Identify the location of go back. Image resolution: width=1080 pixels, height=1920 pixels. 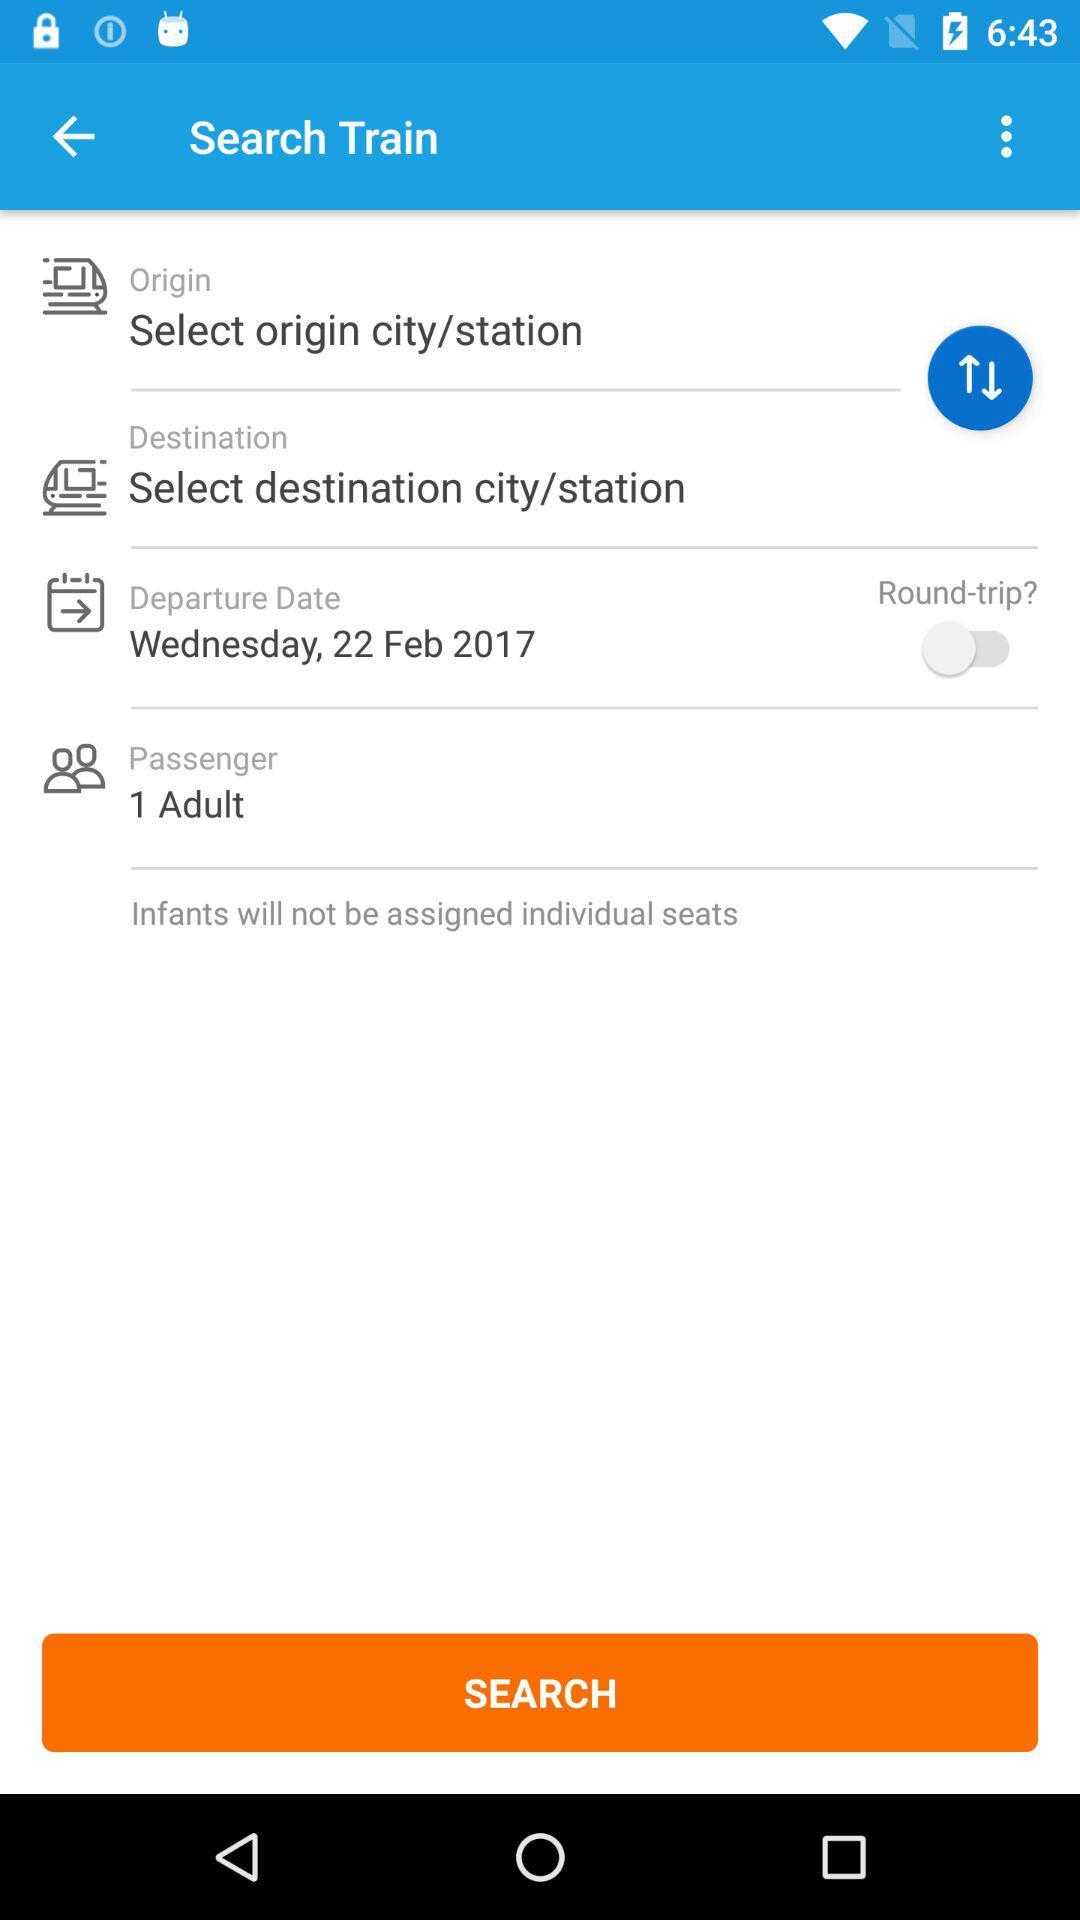
(72, 135).